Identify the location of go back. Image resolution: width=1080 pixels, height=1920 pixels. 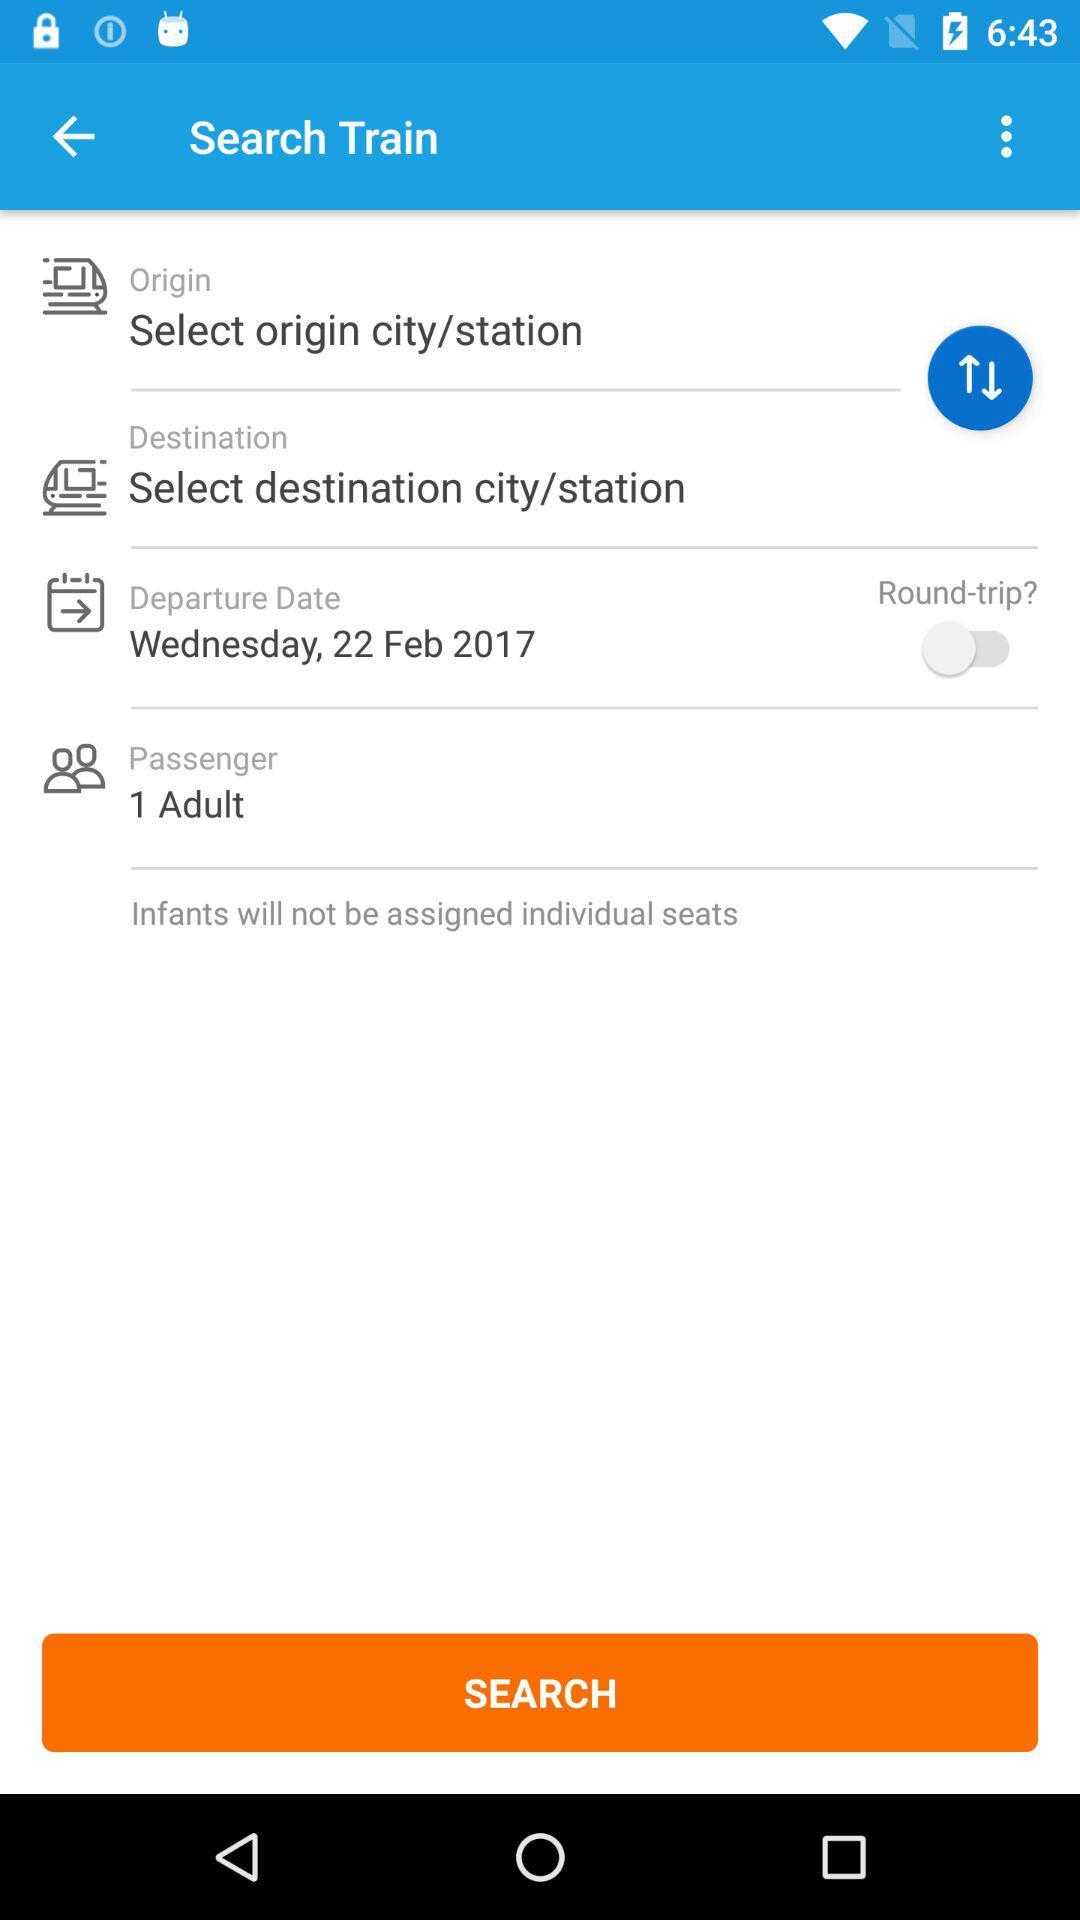
(72, 135).